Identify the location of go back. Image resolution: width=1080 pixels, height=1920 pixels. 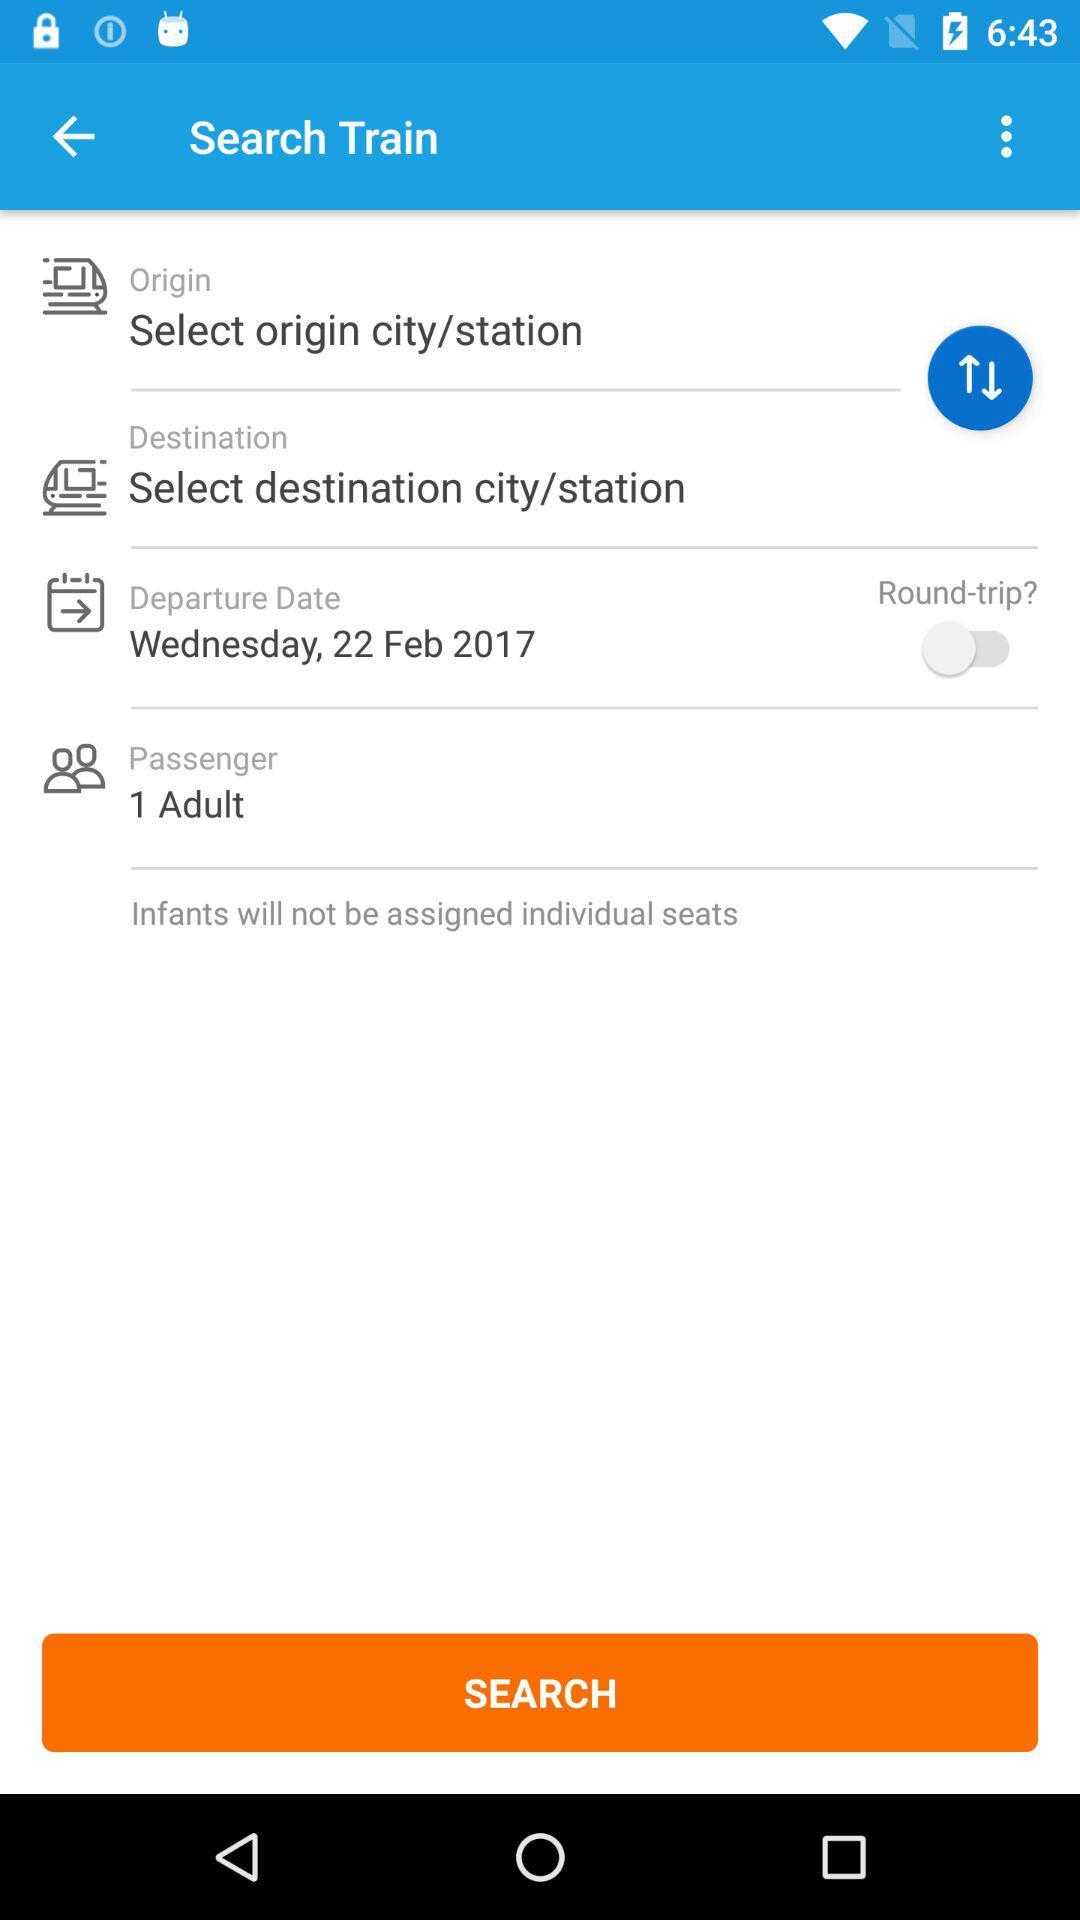
(72, 135).